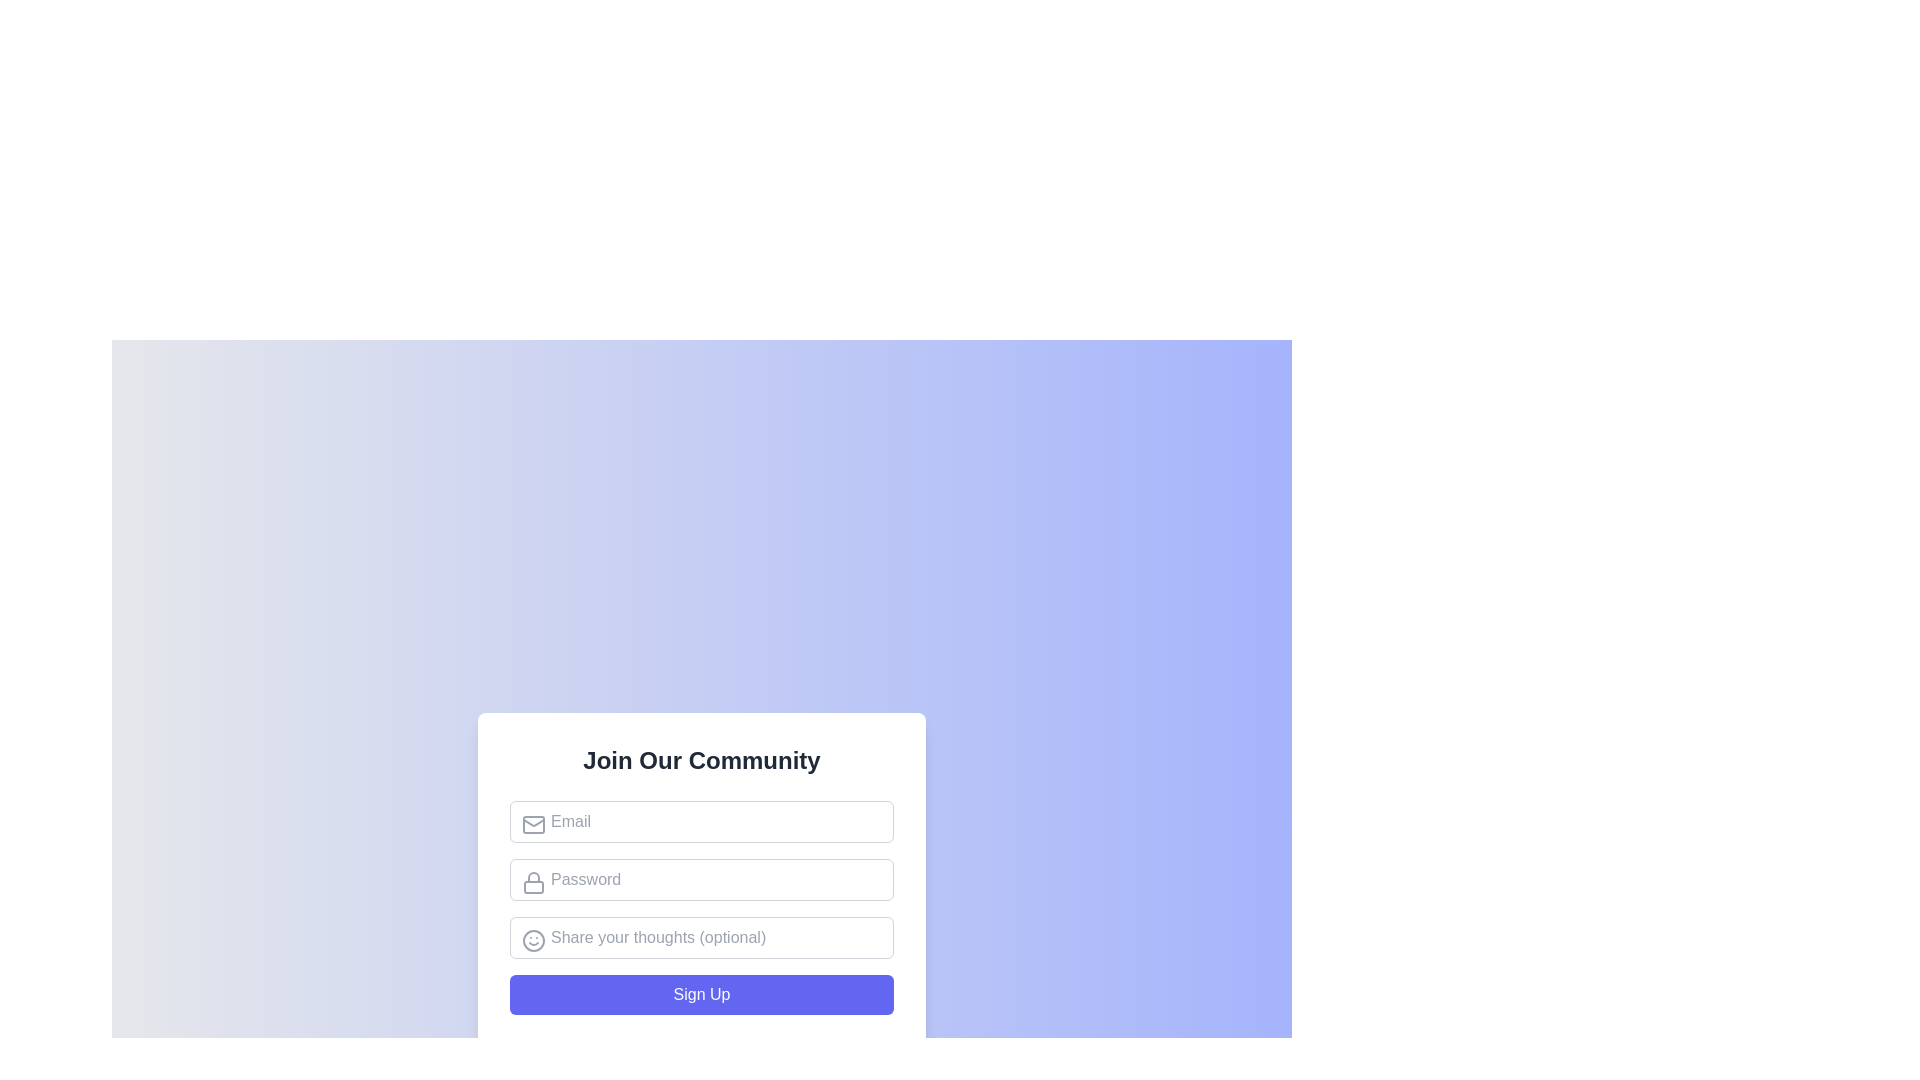  Describe the element at coordinates (701, 995) in the screenshot. I see `the submission button located at the bottom of the vertical form layout` at that location.